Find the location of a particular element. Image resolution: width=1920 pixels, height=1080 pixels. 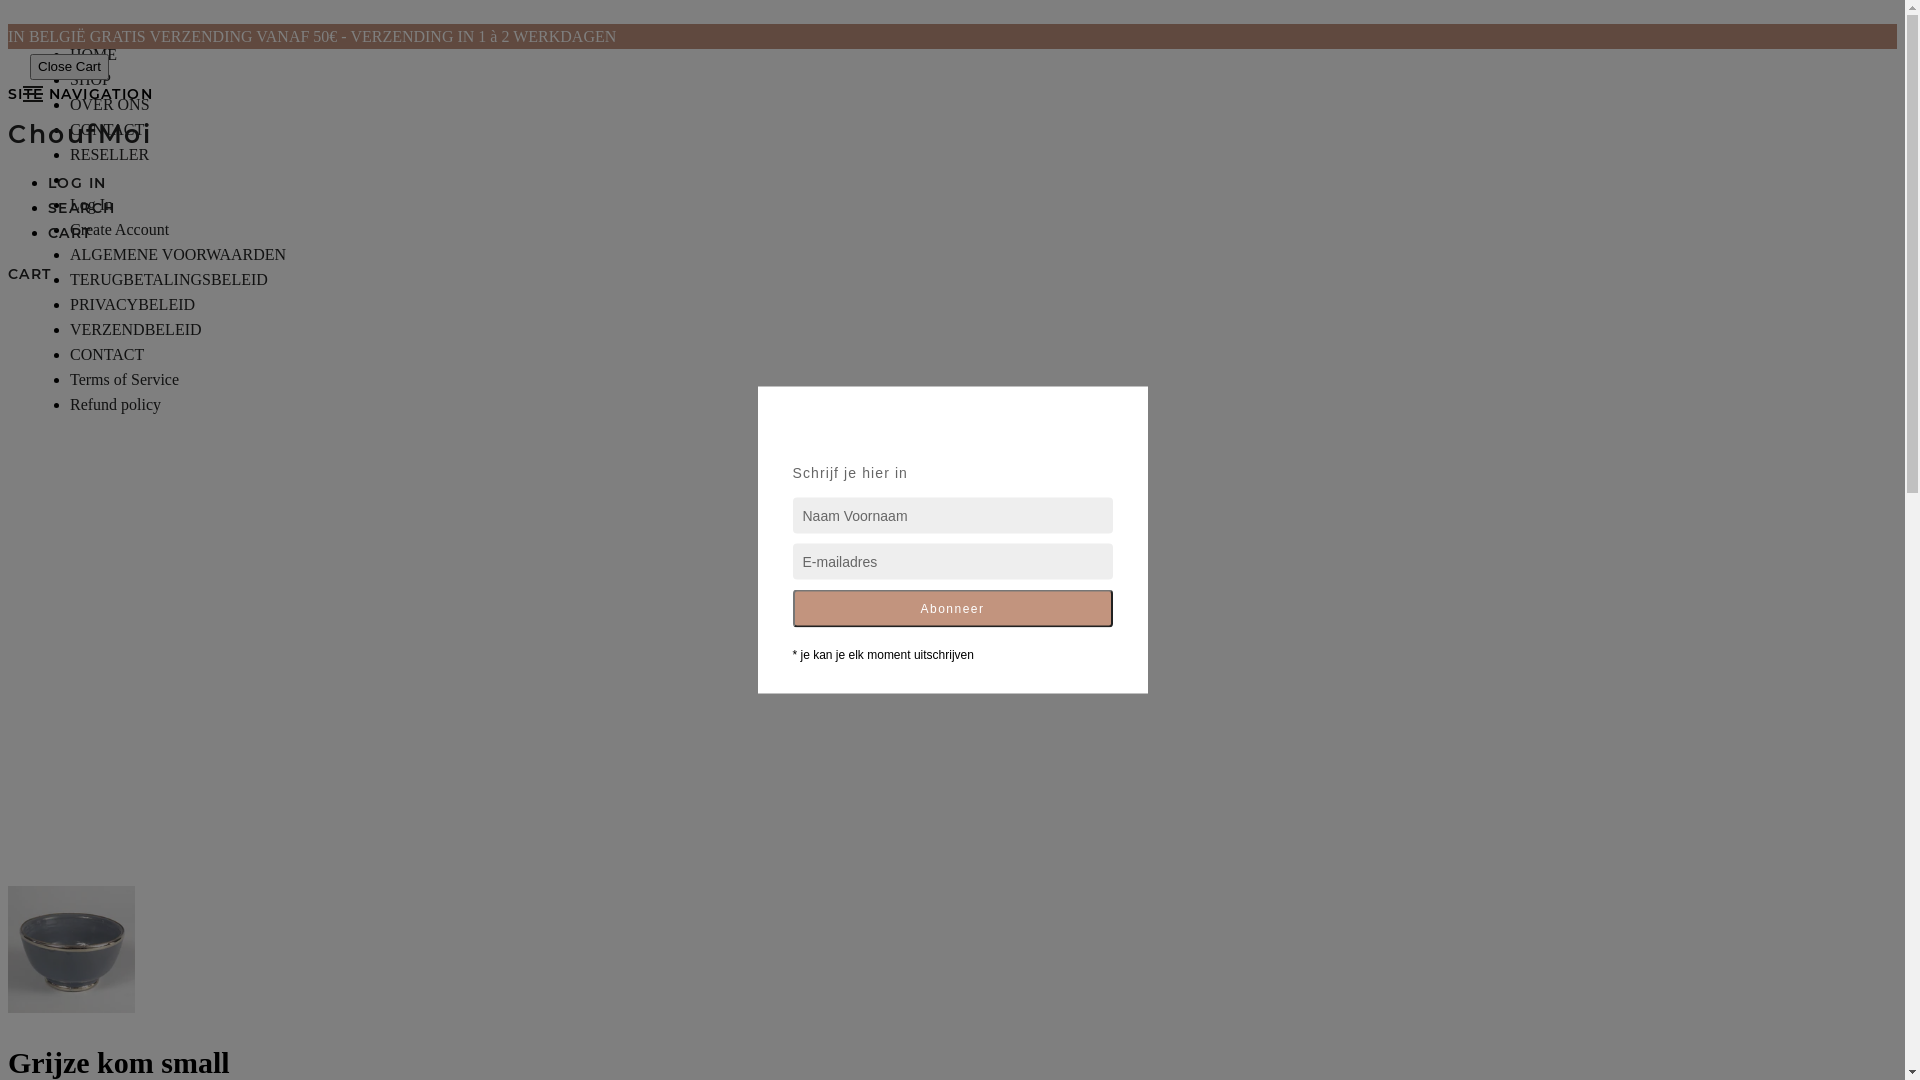

'HOME' is located at coordinates (92, 53).